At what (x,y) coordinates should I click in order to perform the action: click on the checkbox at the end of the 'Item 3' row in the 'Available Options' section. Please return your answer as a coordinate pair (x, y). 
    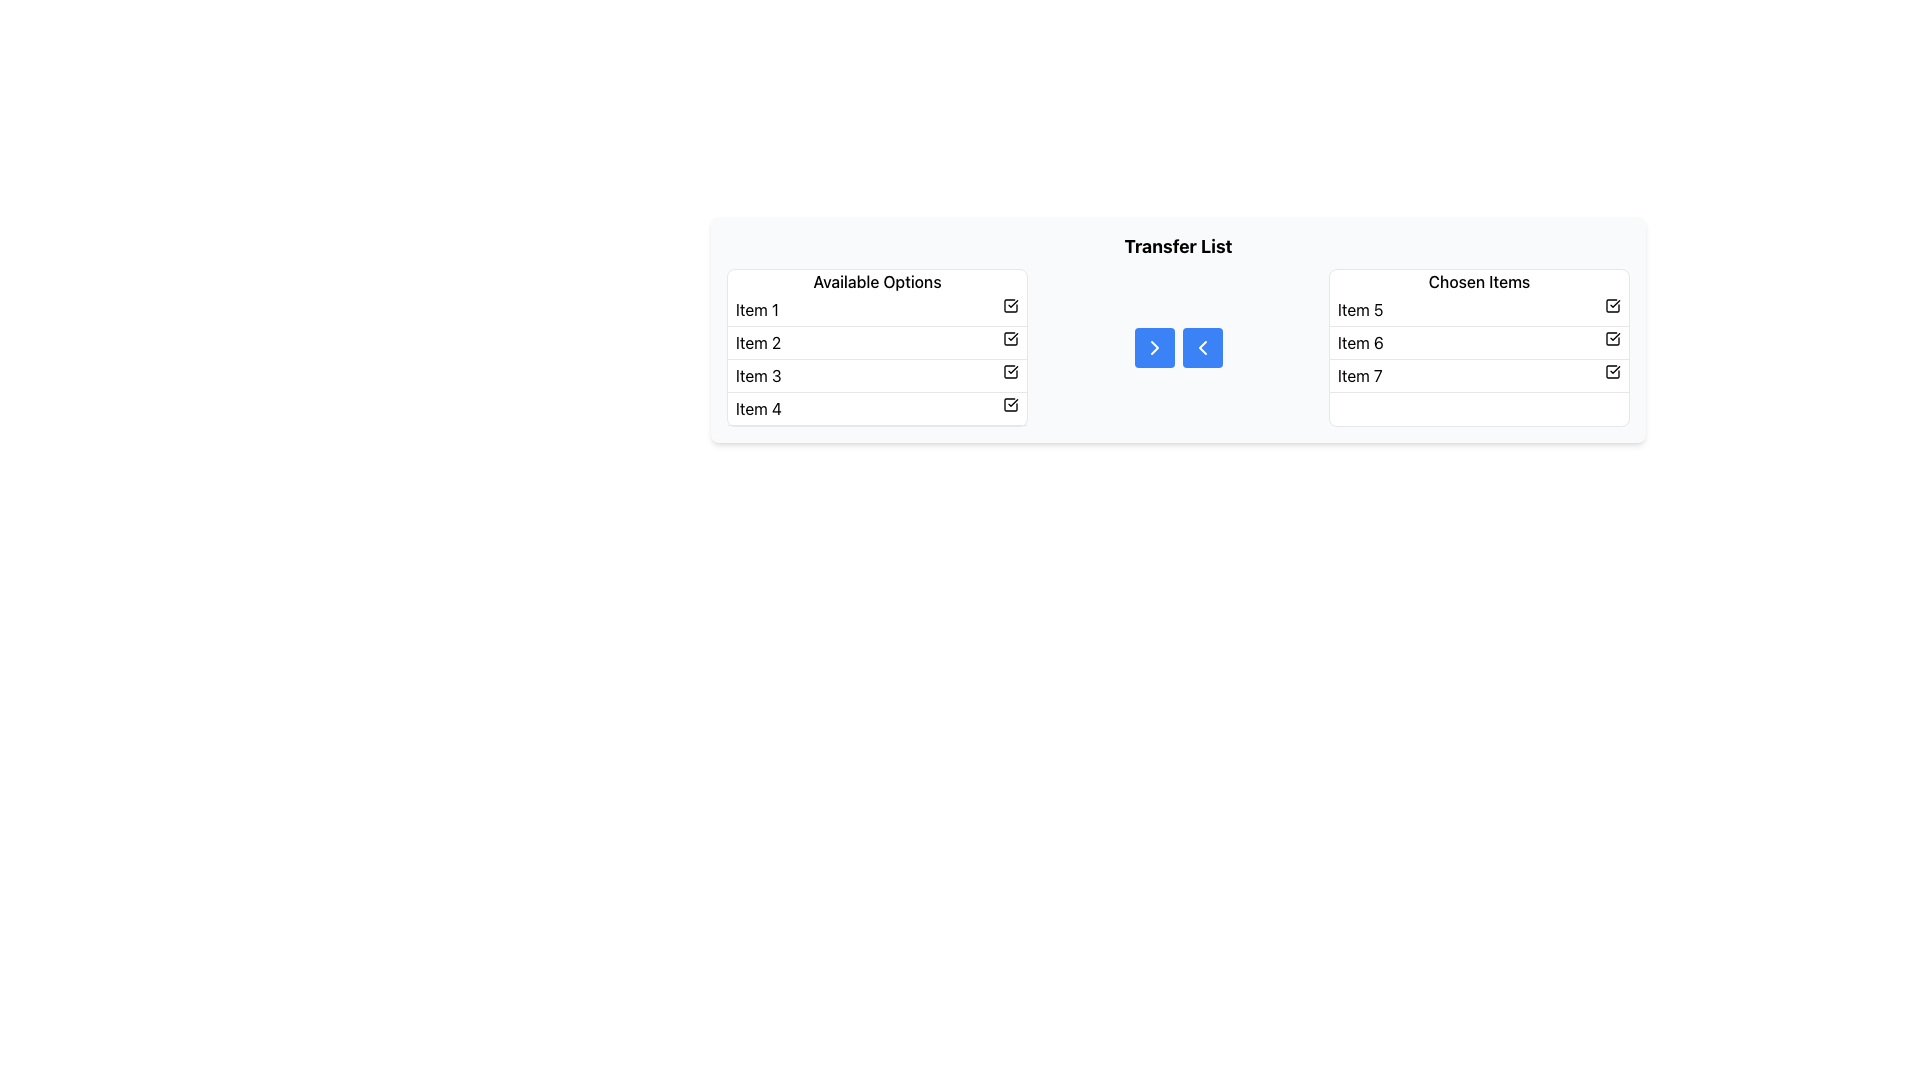
    Looking at the image, I should click on (1011, 371).